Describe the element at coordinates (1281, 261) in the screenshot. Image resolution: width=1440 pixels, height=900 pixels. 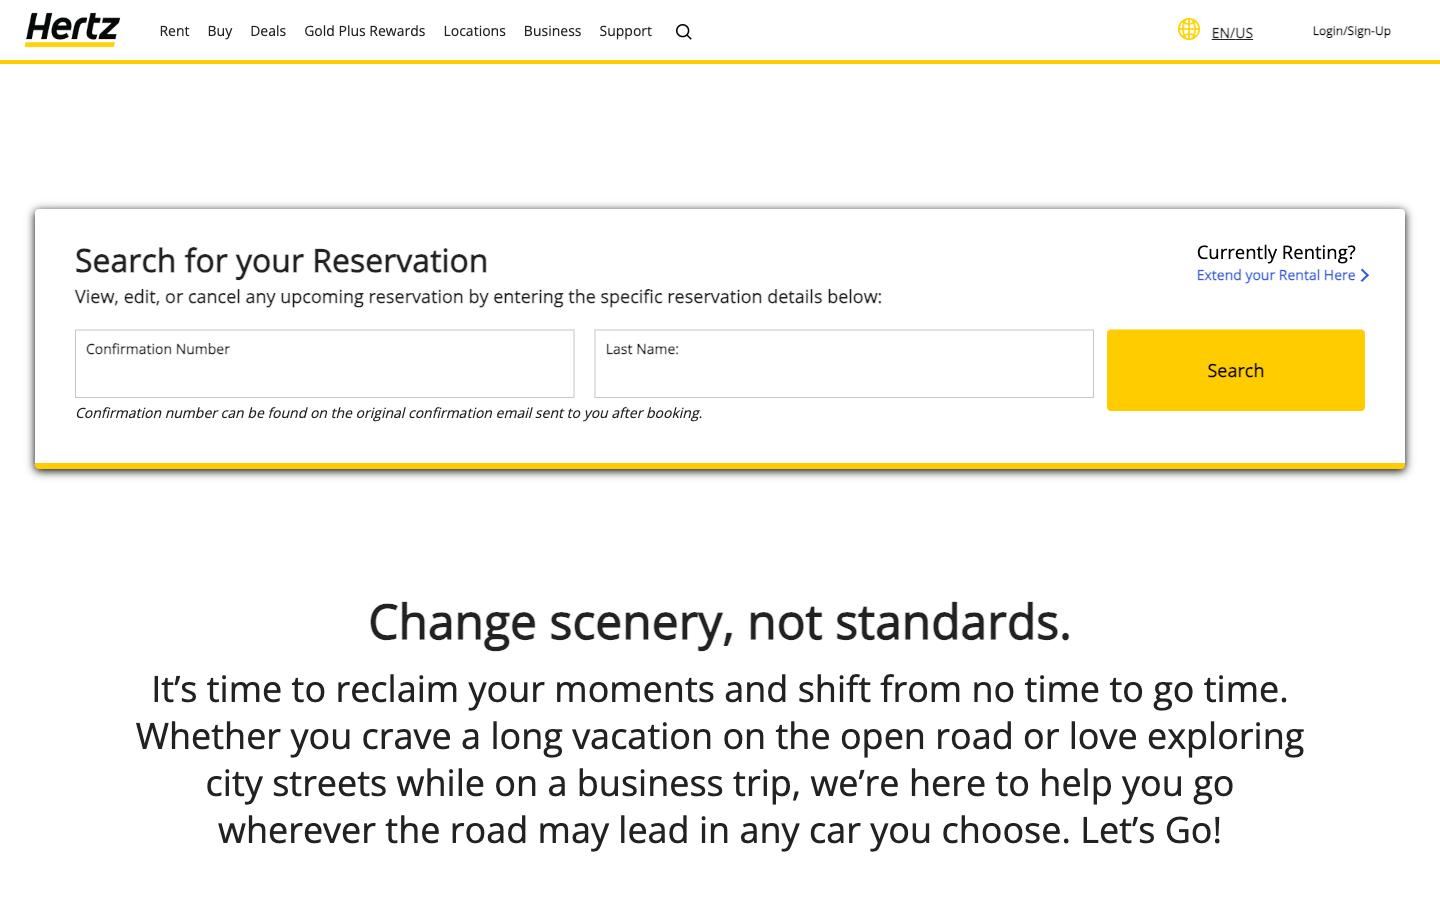
I see `the process to lengthen your rental period` at that location.